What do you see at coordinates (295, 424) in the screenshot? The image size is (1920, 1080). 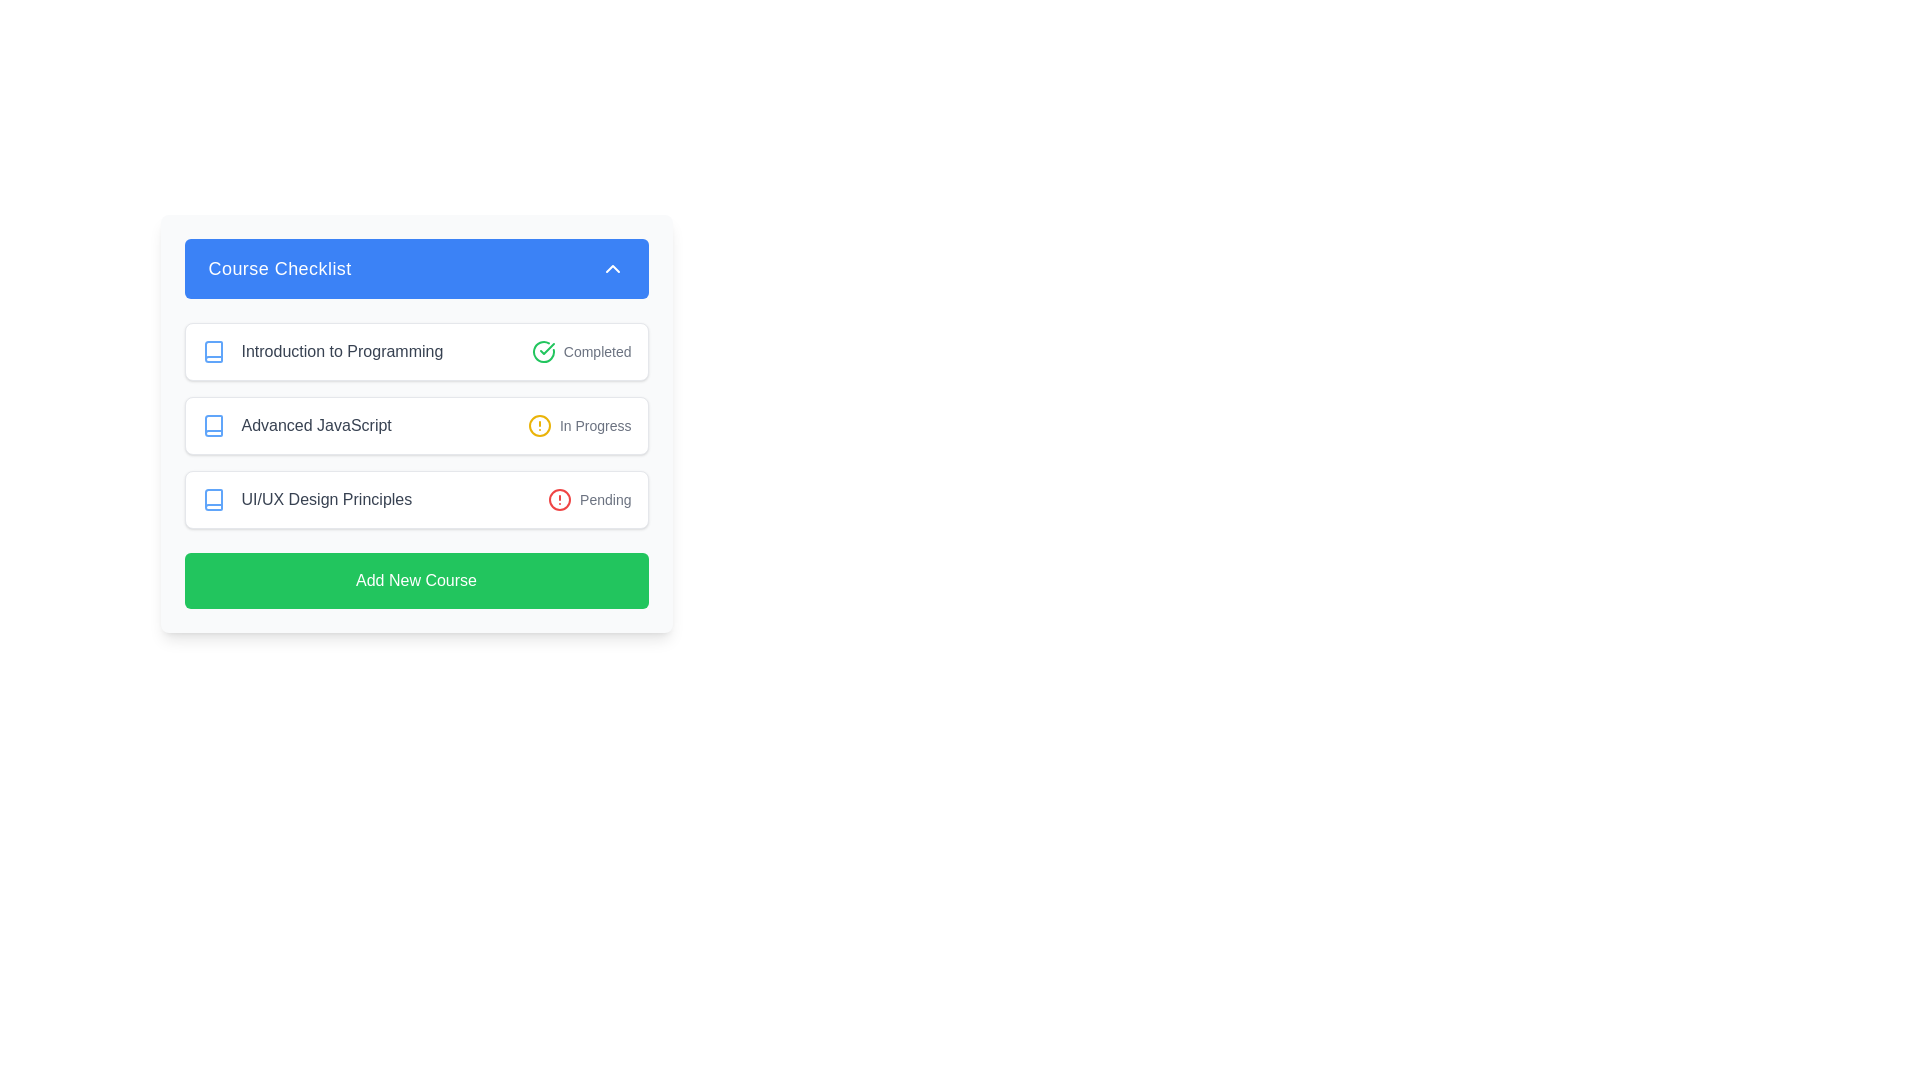 I see `text of the 'Advanced JavaScript' checklist entry title, which is the second item in the vertical checklist` at bounding box center [295, 424].